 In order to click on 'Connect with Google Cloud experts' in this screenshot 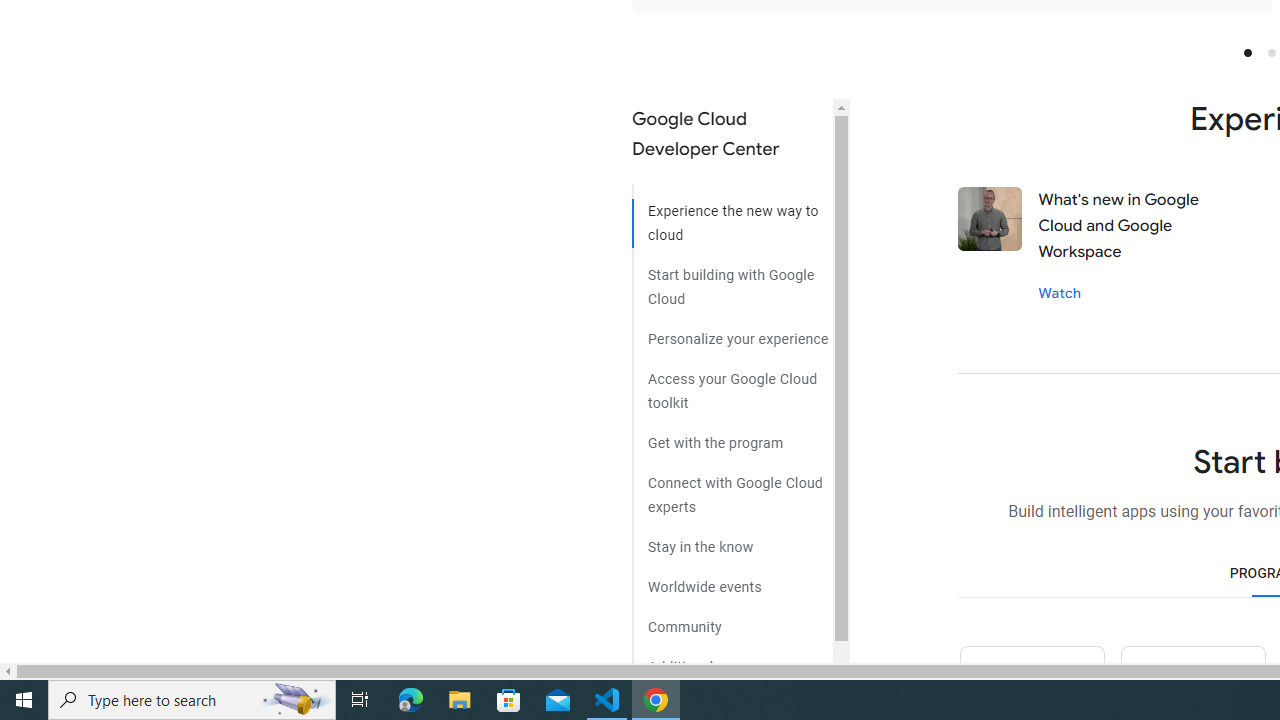, I will do `click(731, 487)`.